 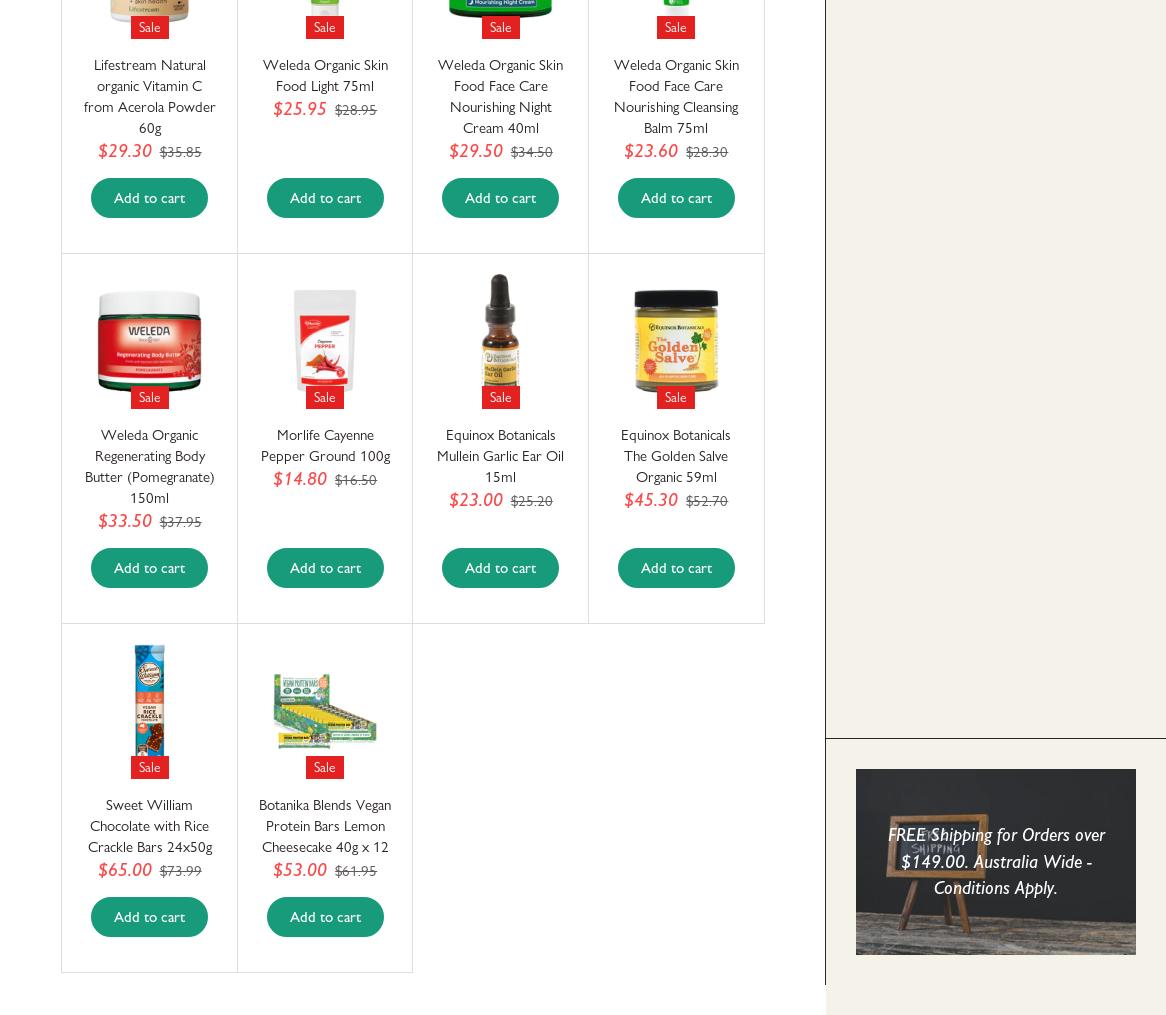 I want to click on '$16.50', so click(x=355, y=478).